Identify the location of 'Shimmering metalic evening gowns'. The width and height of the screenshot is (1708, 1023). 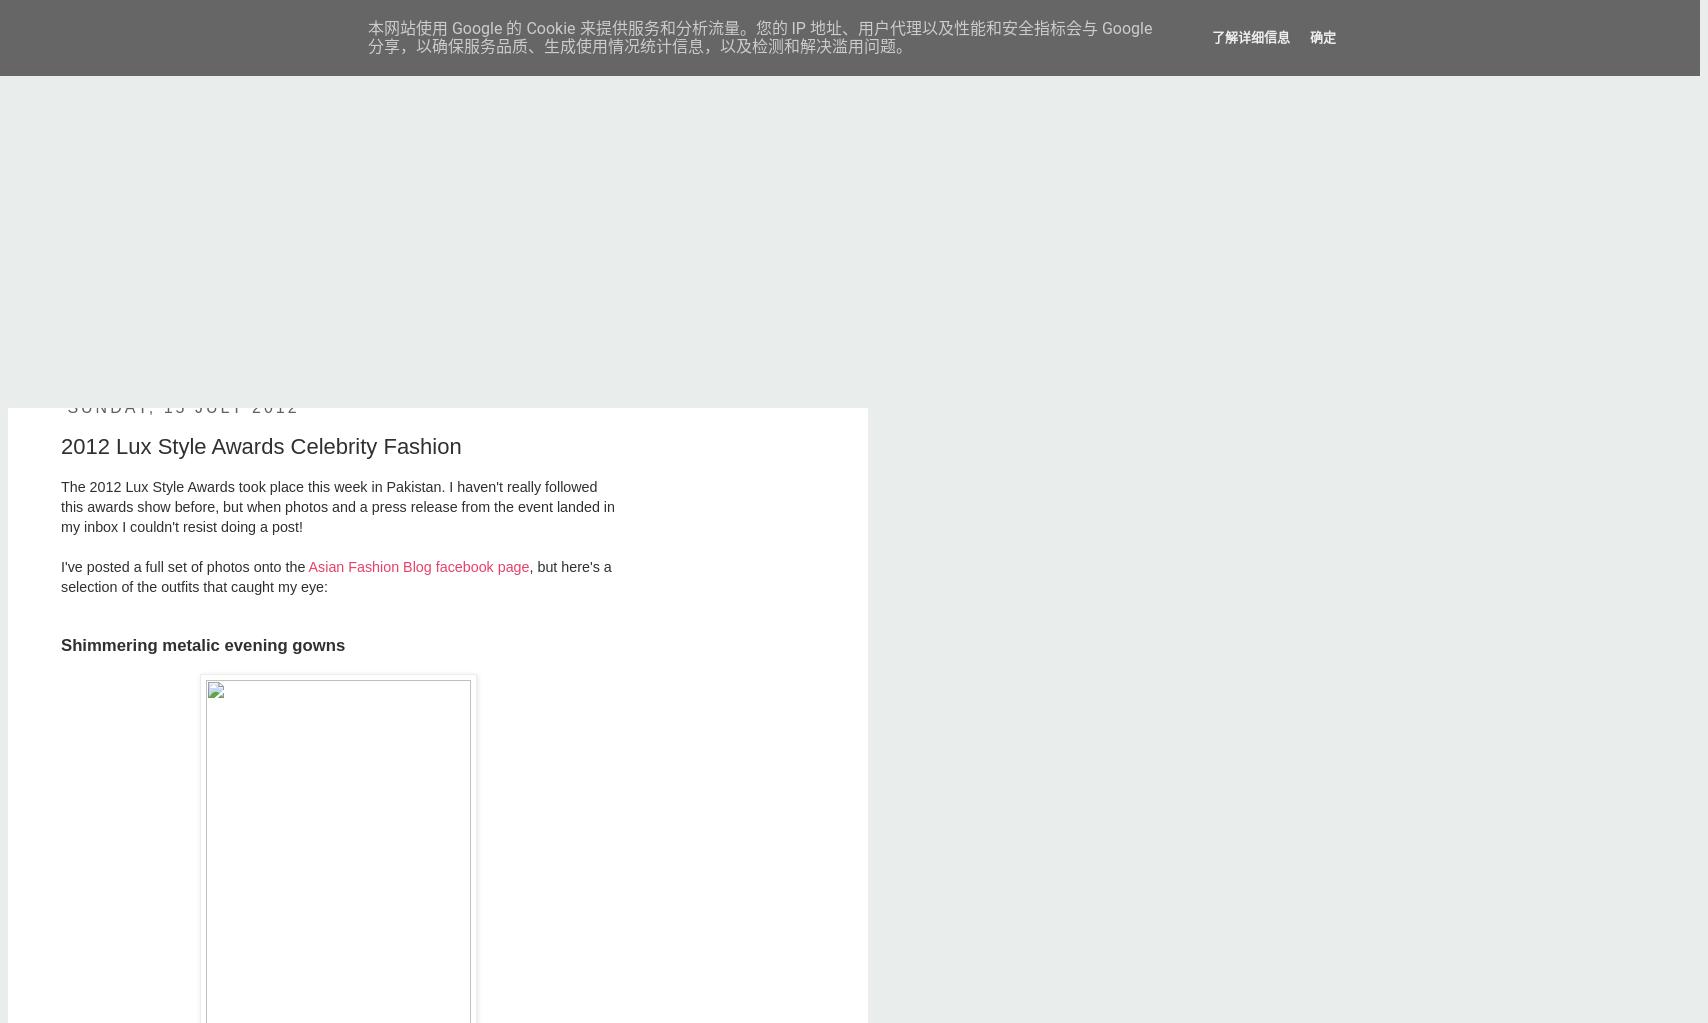
(203, 645).